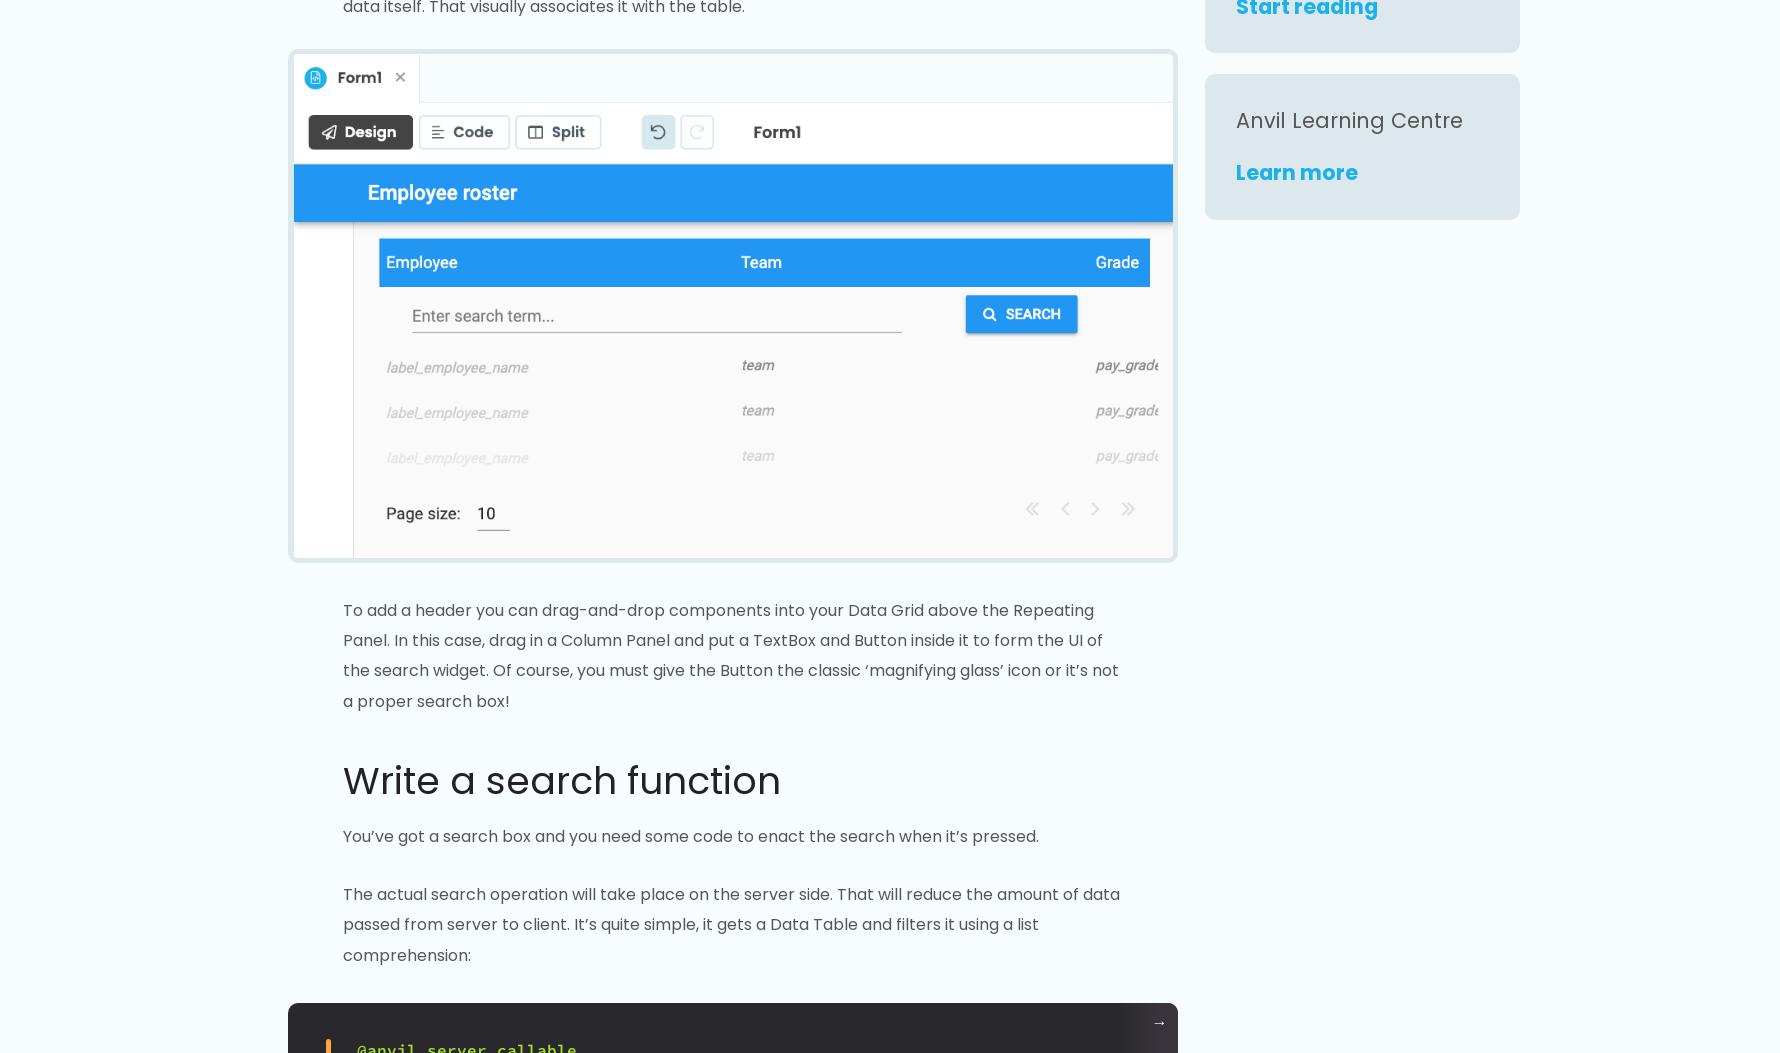 The height and width of the screenshot is (1053, 1780). I want to click on 'Support', so click(930, 724).